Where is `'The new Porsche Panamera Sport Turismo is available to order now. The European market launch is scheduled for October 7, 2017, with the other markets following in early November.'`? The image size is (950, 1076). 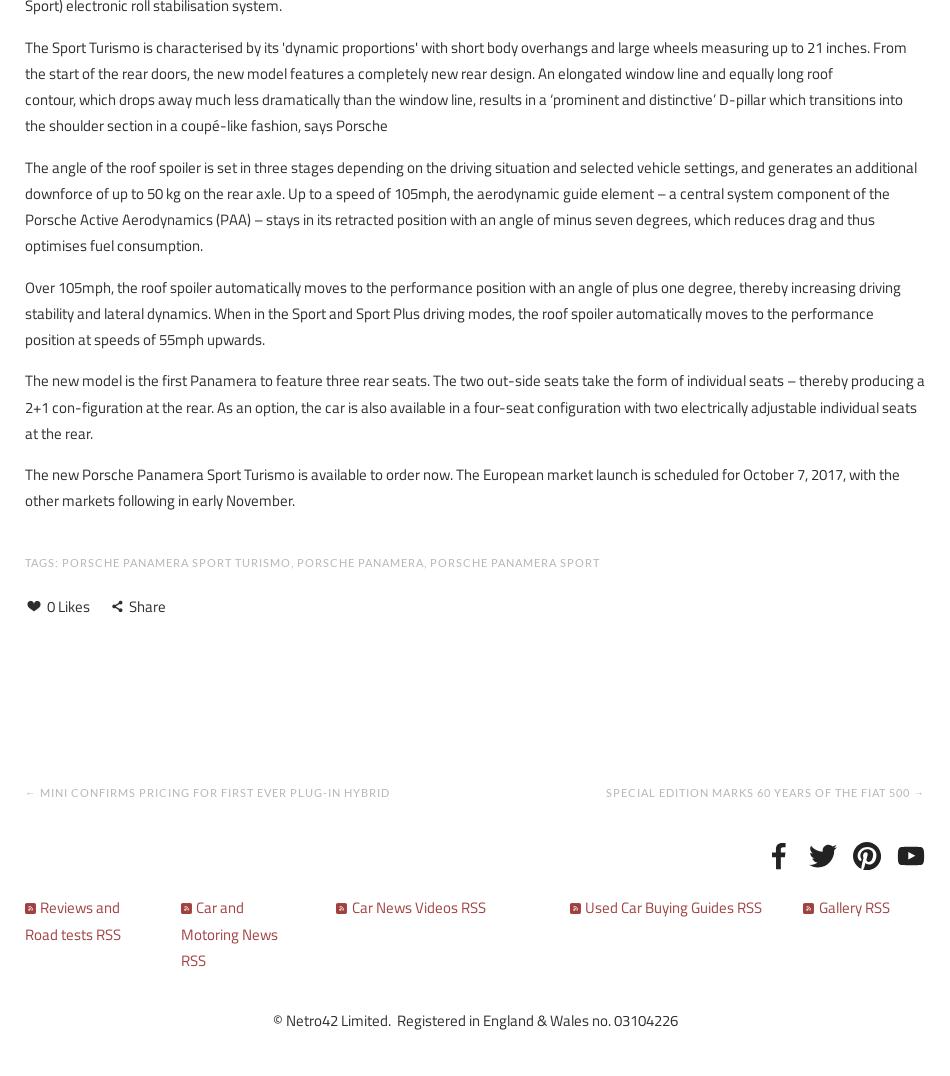 'The new Porsche Panamera Sport Turismo is available to order now. The European market launch is scheduled for October 7, 2017, with the other markets following in early November.' is located at coordinates (24, 486).